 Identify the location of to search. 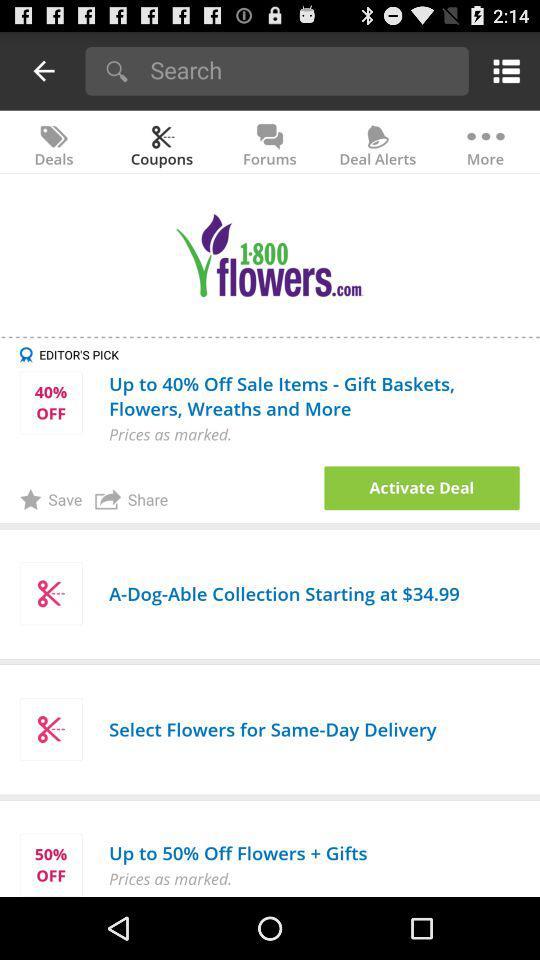
(302, 69).